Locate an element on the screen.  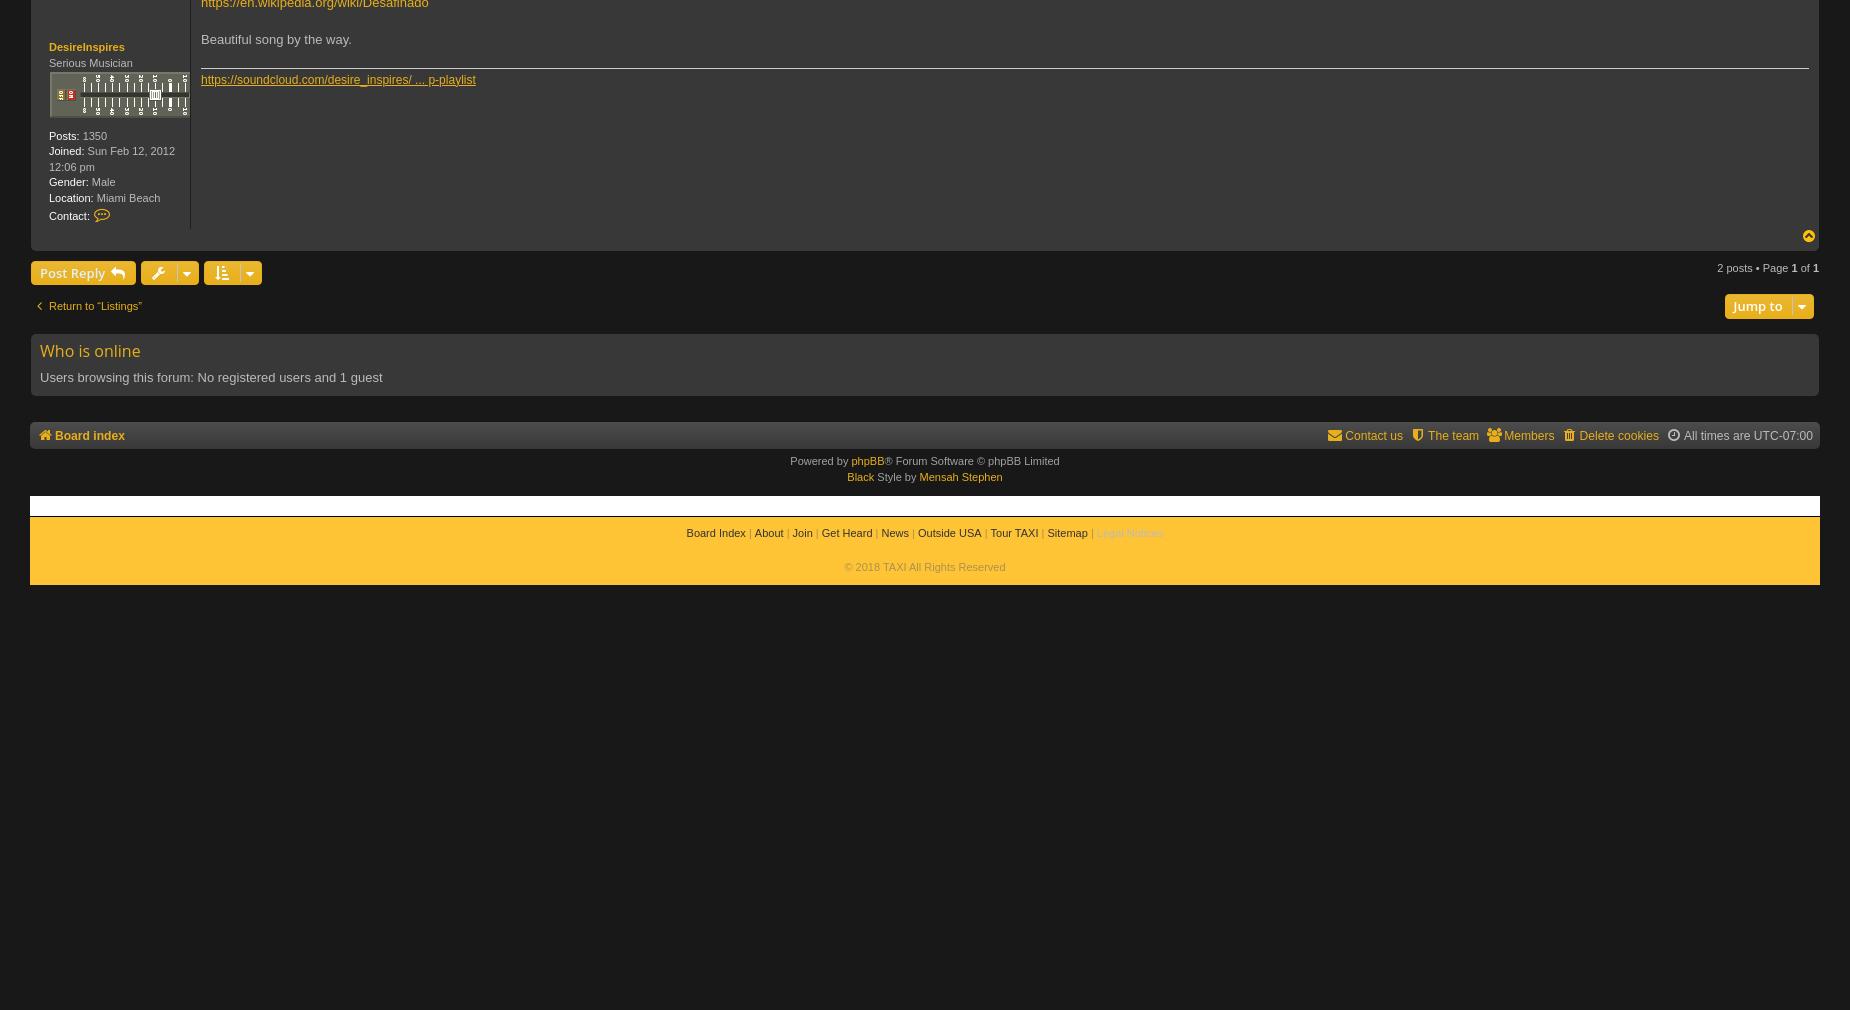
'Style by' is located at coordinates (896, 476).